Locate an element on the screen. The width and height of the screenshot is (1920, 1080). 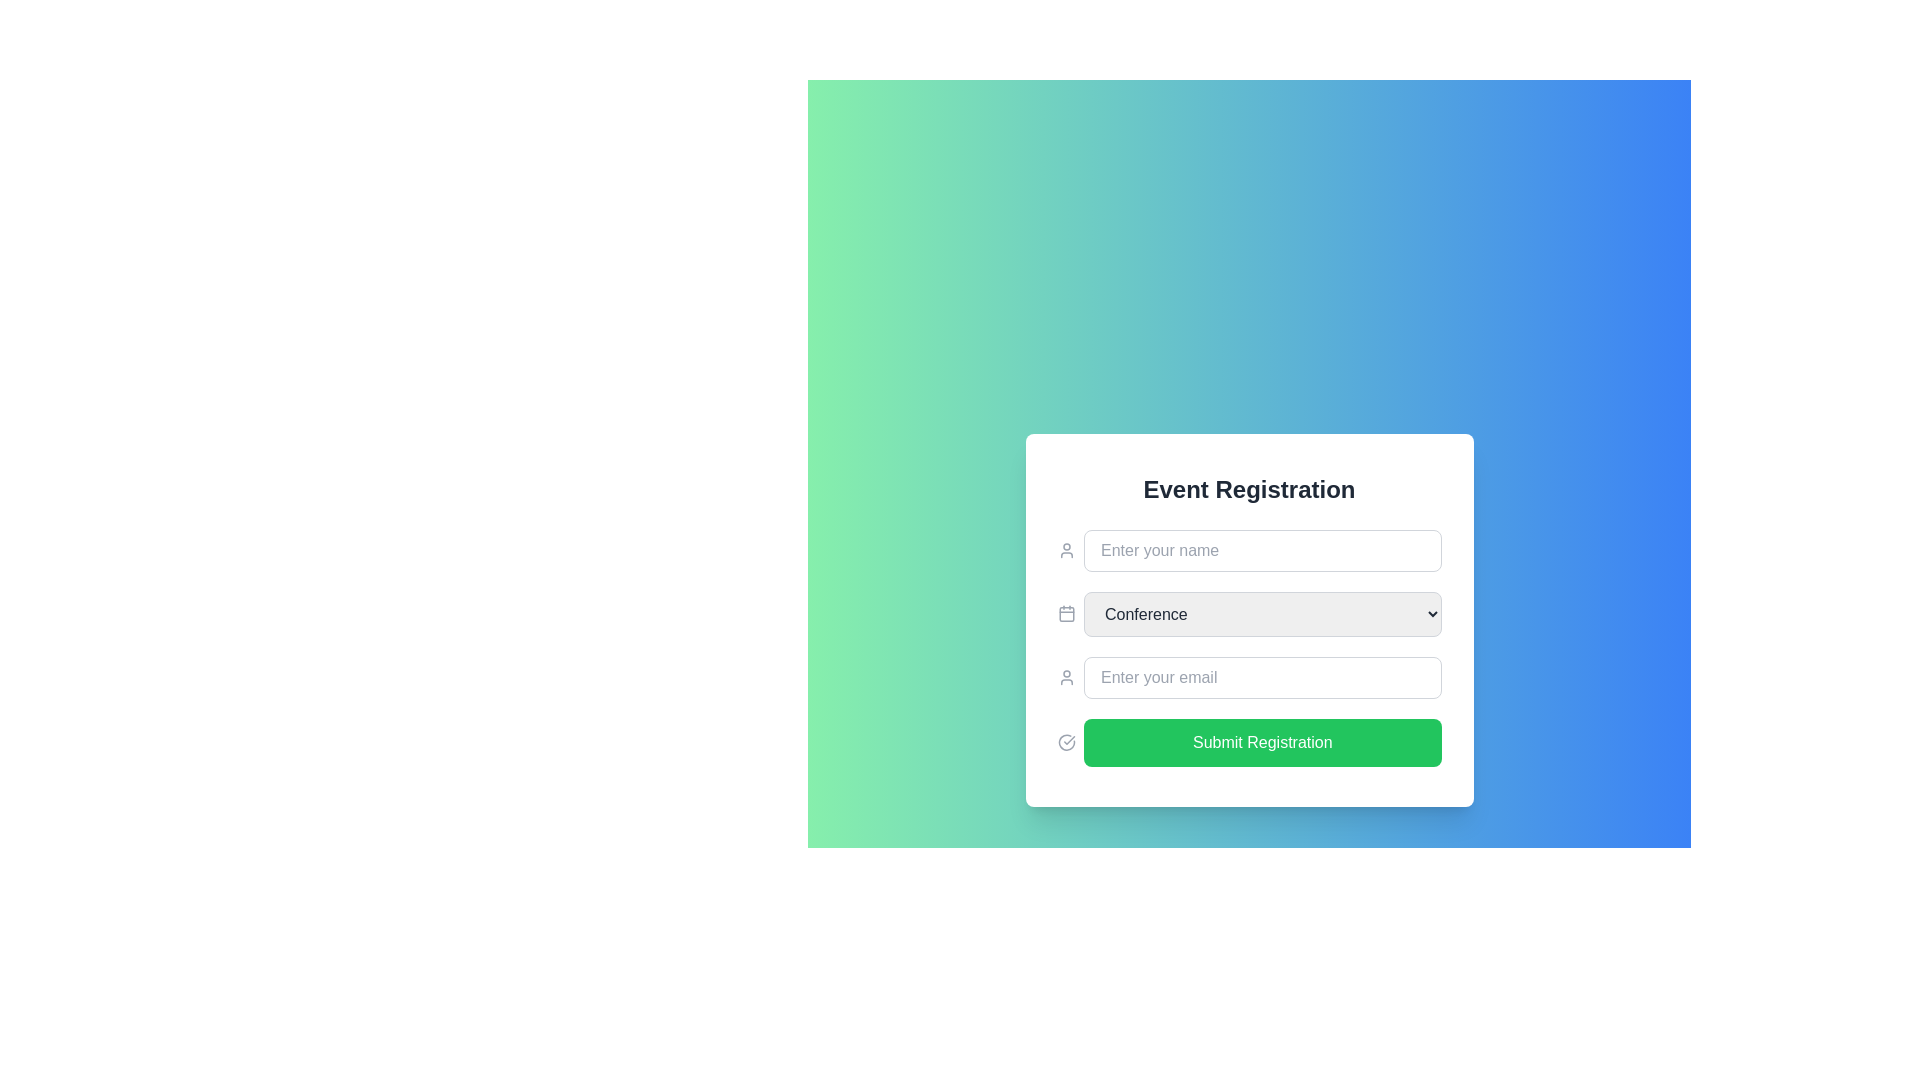
the Dropdown menu located centrally within the form structure is located at coordinates (1261, 612).